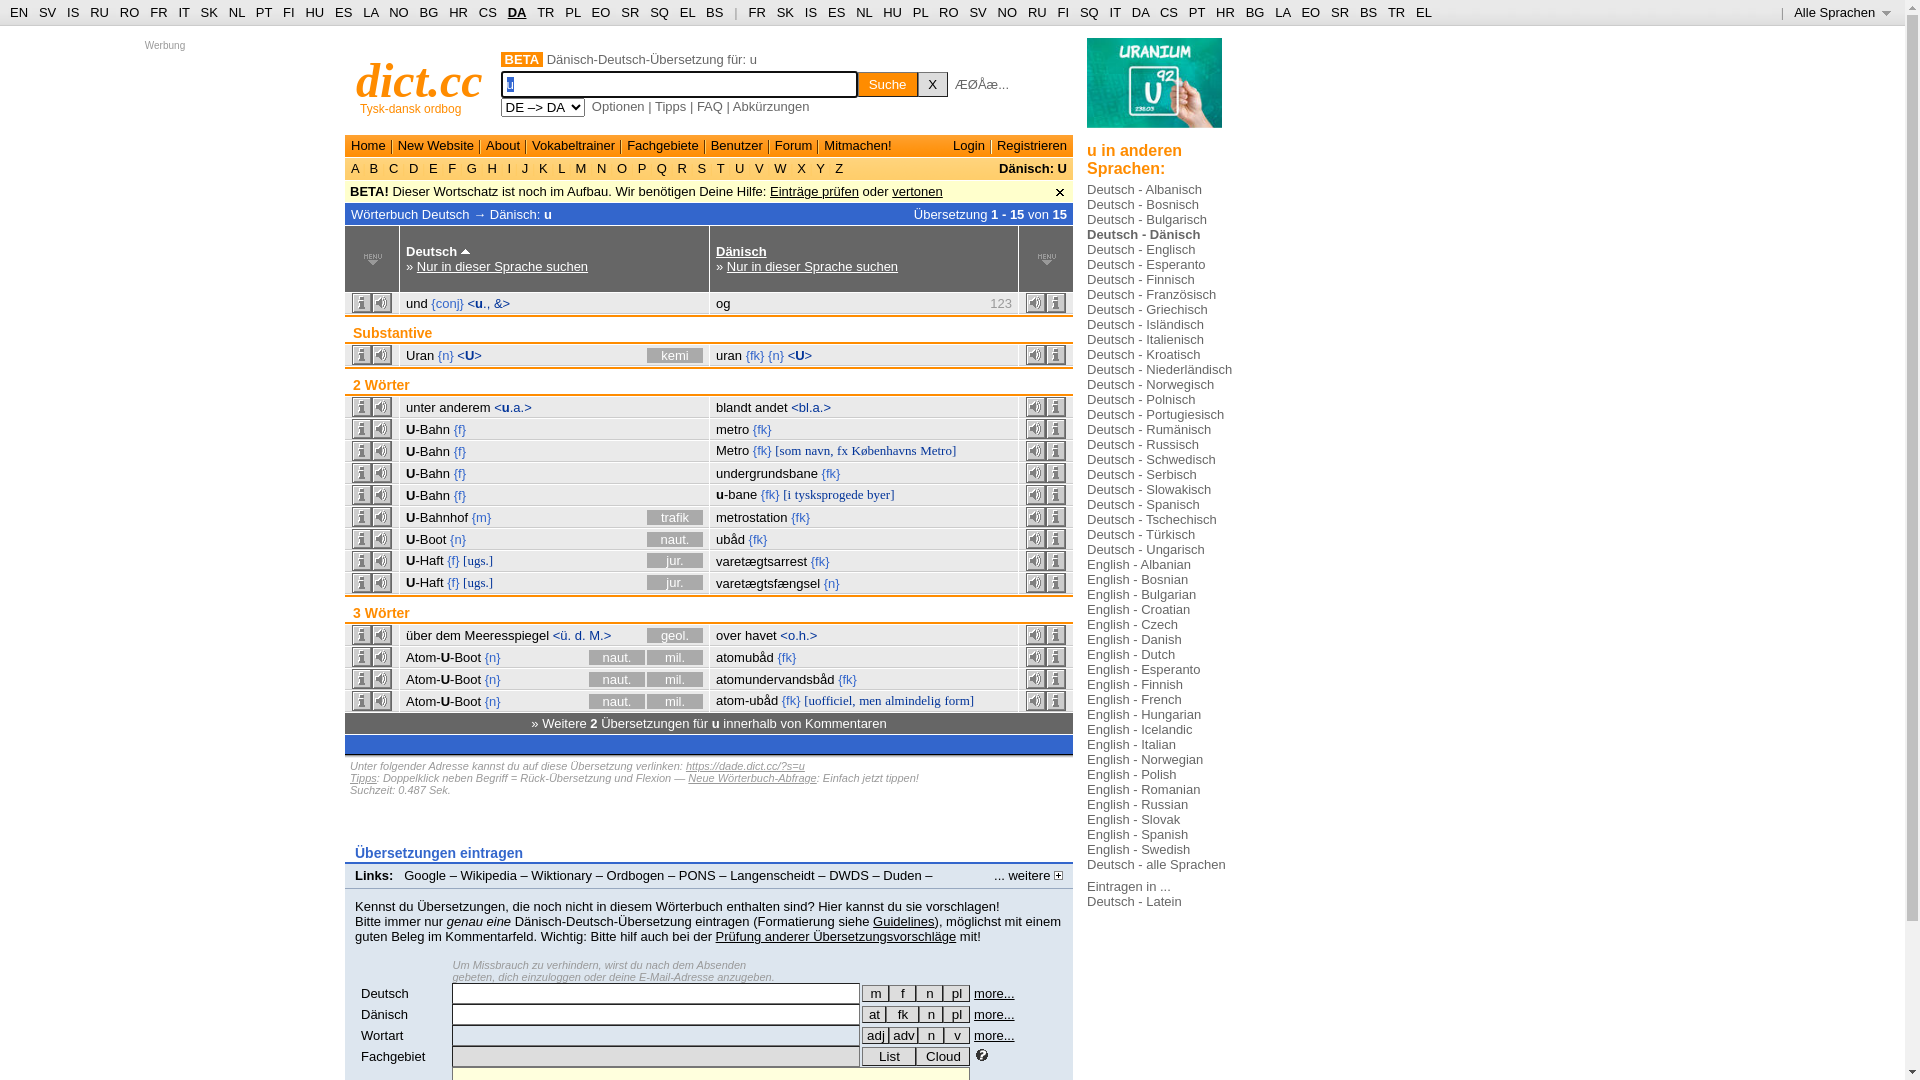  What do you see at coordinates (19, 12) in the screenshot?
I see `'EN'` at bounding box center [19, 12].